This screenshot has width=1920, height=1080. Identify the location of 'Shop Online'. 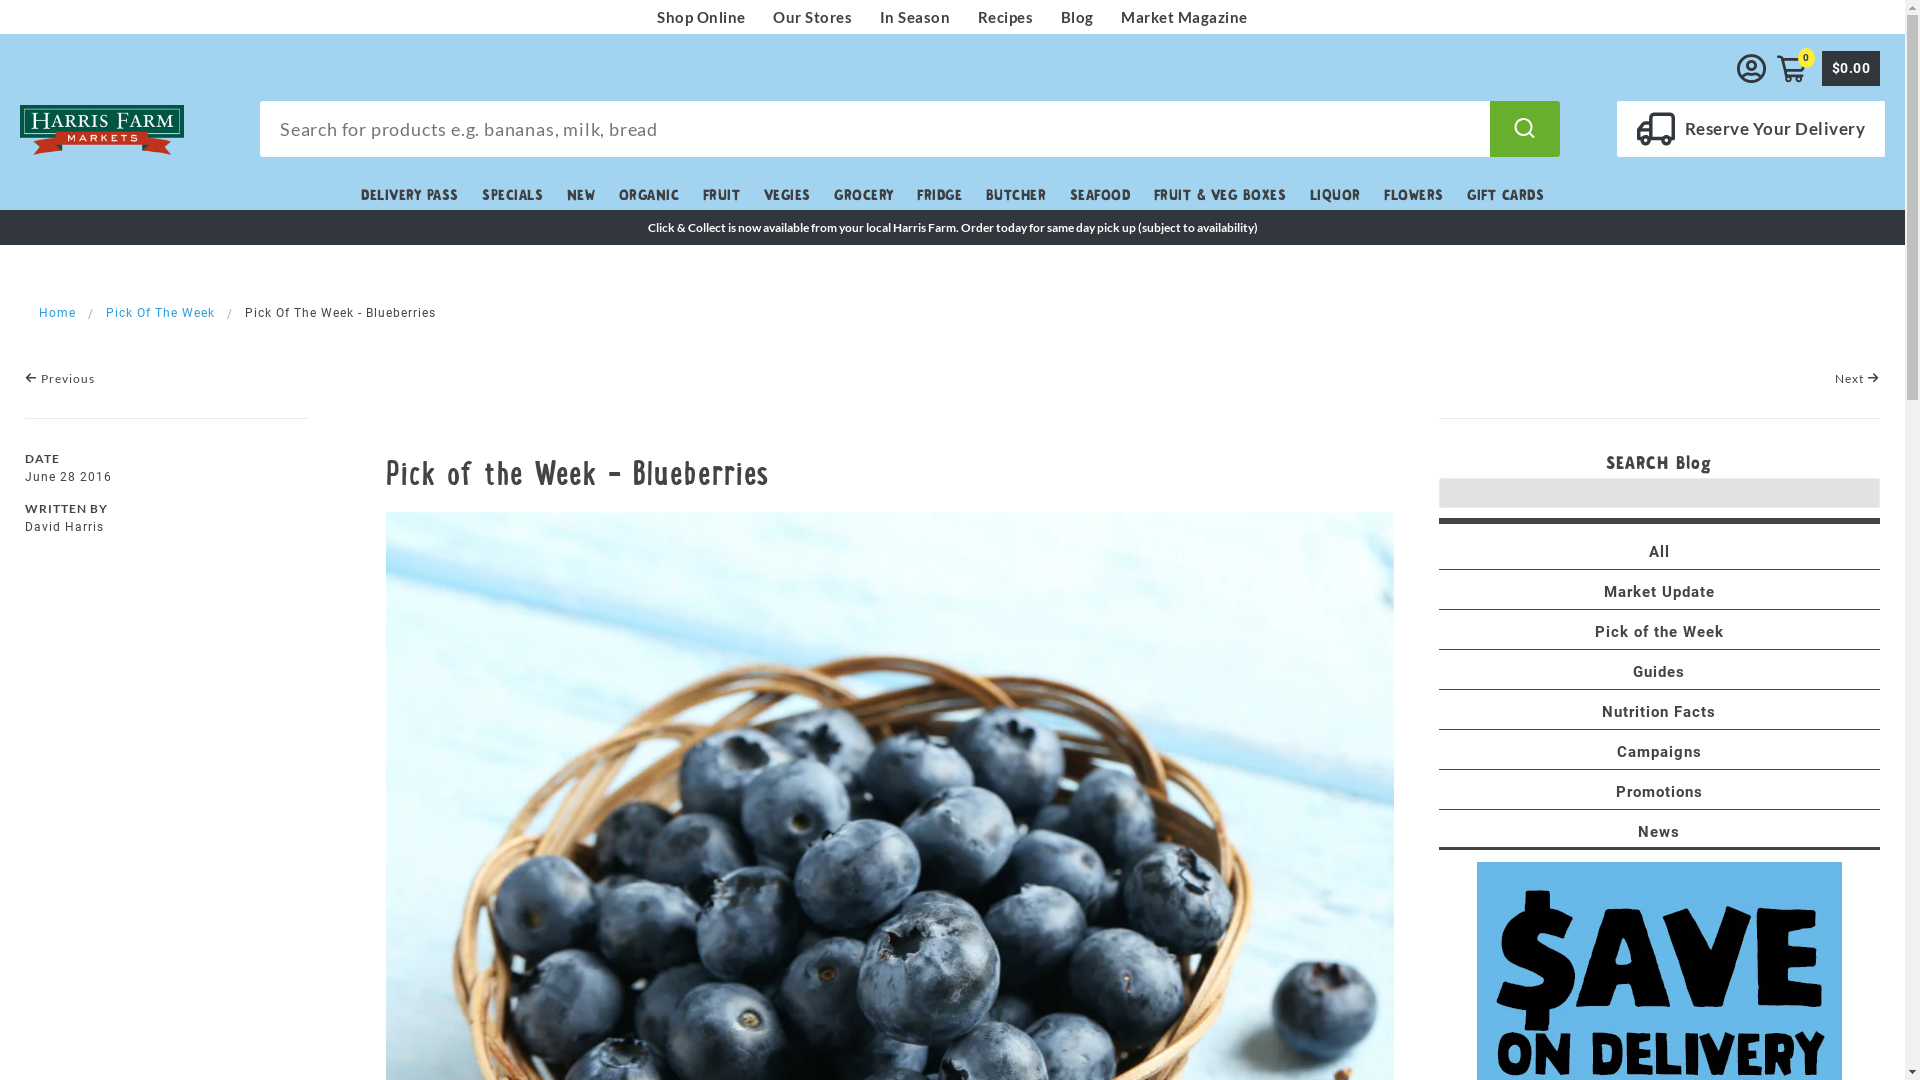
(701, 16).